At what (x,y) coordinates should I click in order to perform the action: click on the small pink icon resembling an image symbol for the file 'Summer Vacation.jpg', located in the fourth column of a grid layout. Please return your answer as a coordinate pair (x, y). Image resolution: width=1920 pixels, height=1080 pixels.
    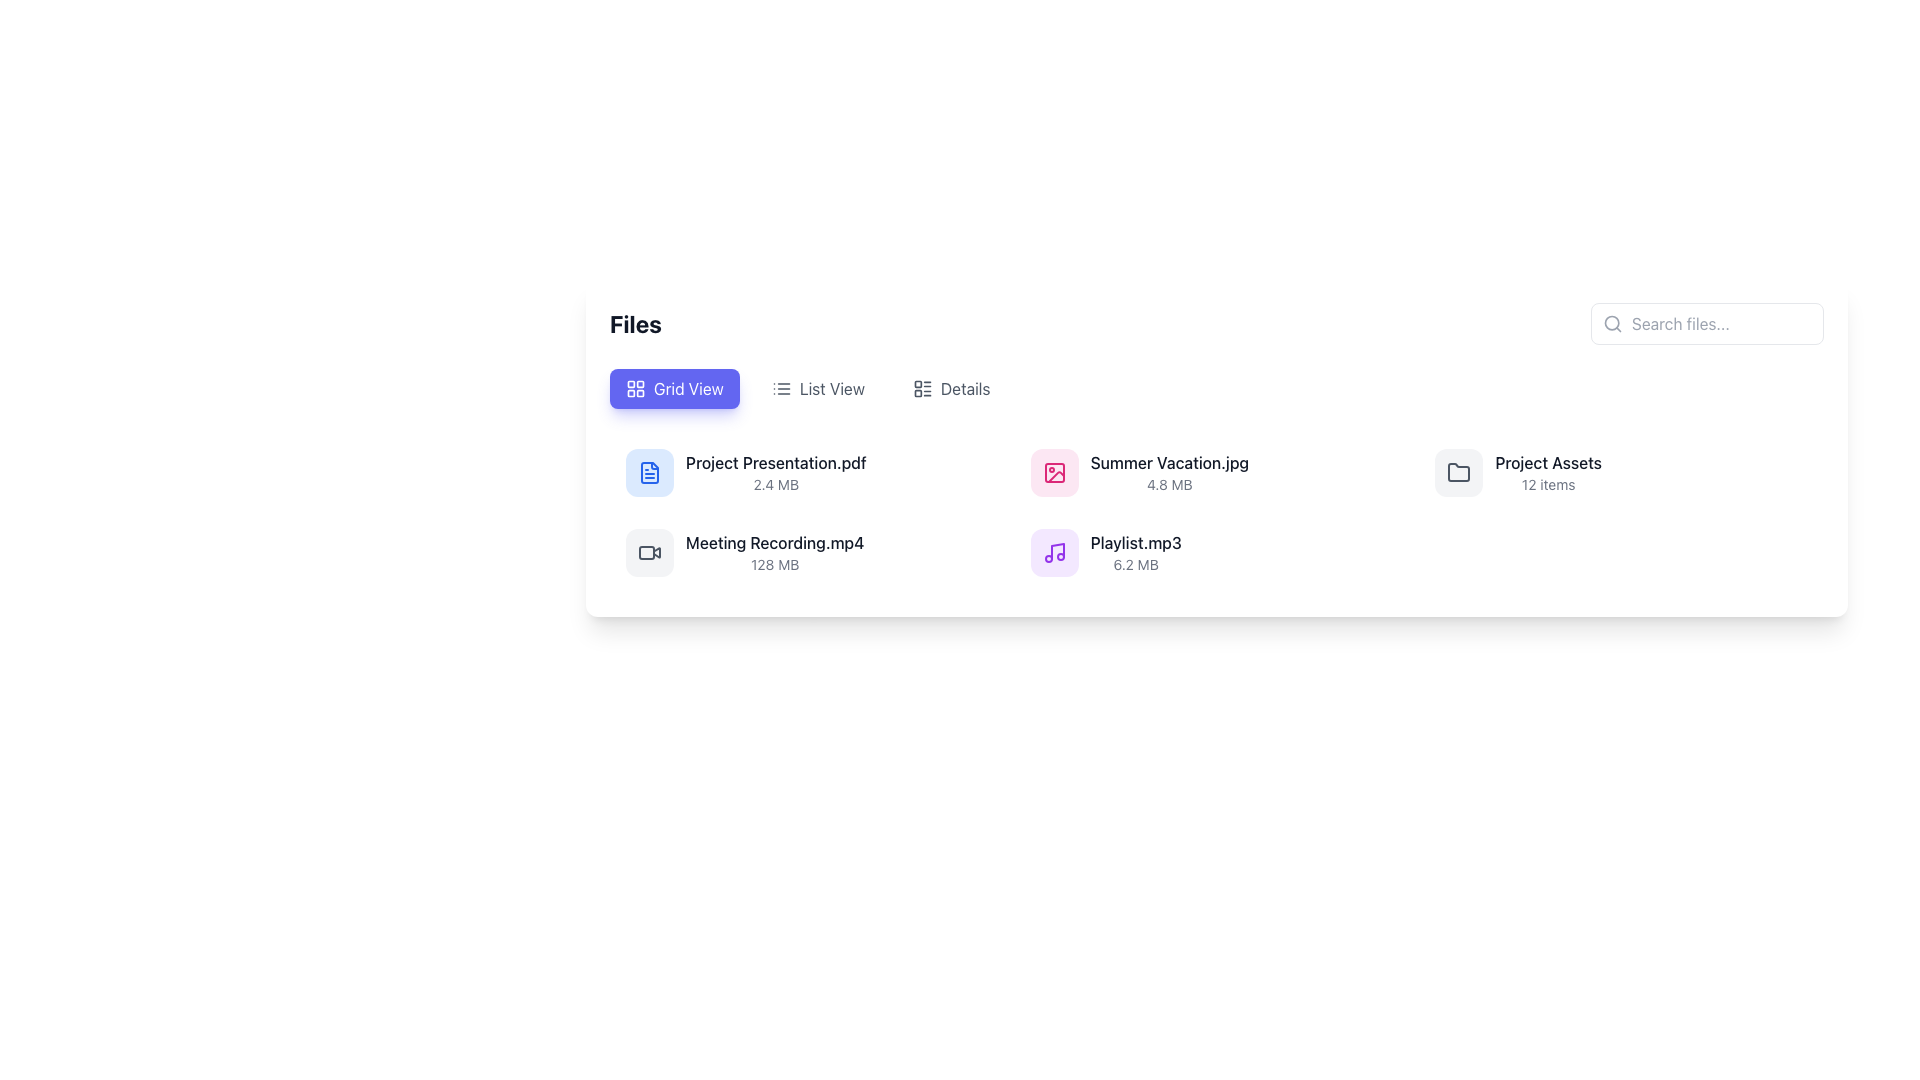
    Looking at the image, I should click on (1053, 473).